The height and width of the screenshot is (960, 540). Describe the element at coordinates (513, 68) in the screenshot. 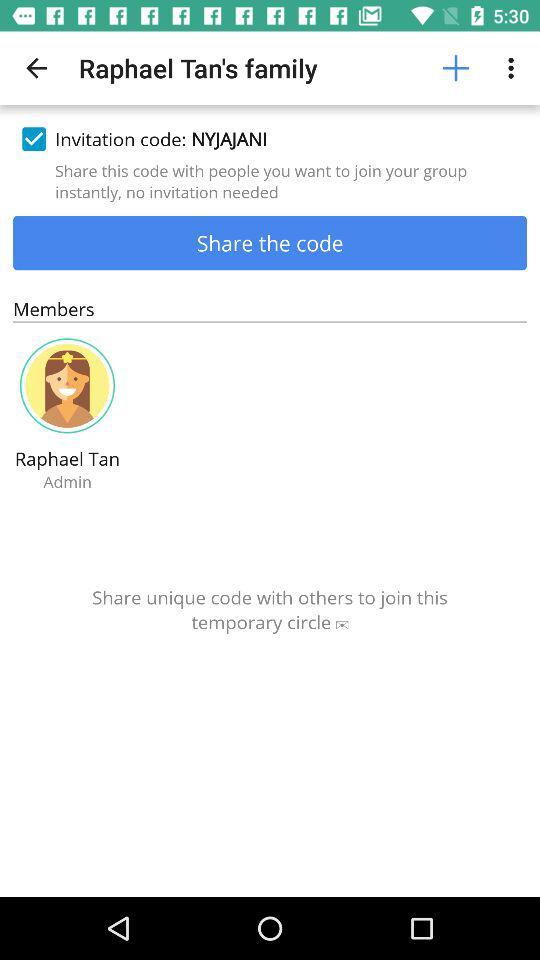

I see `the item above invitation code: nyjajani item` at that location.